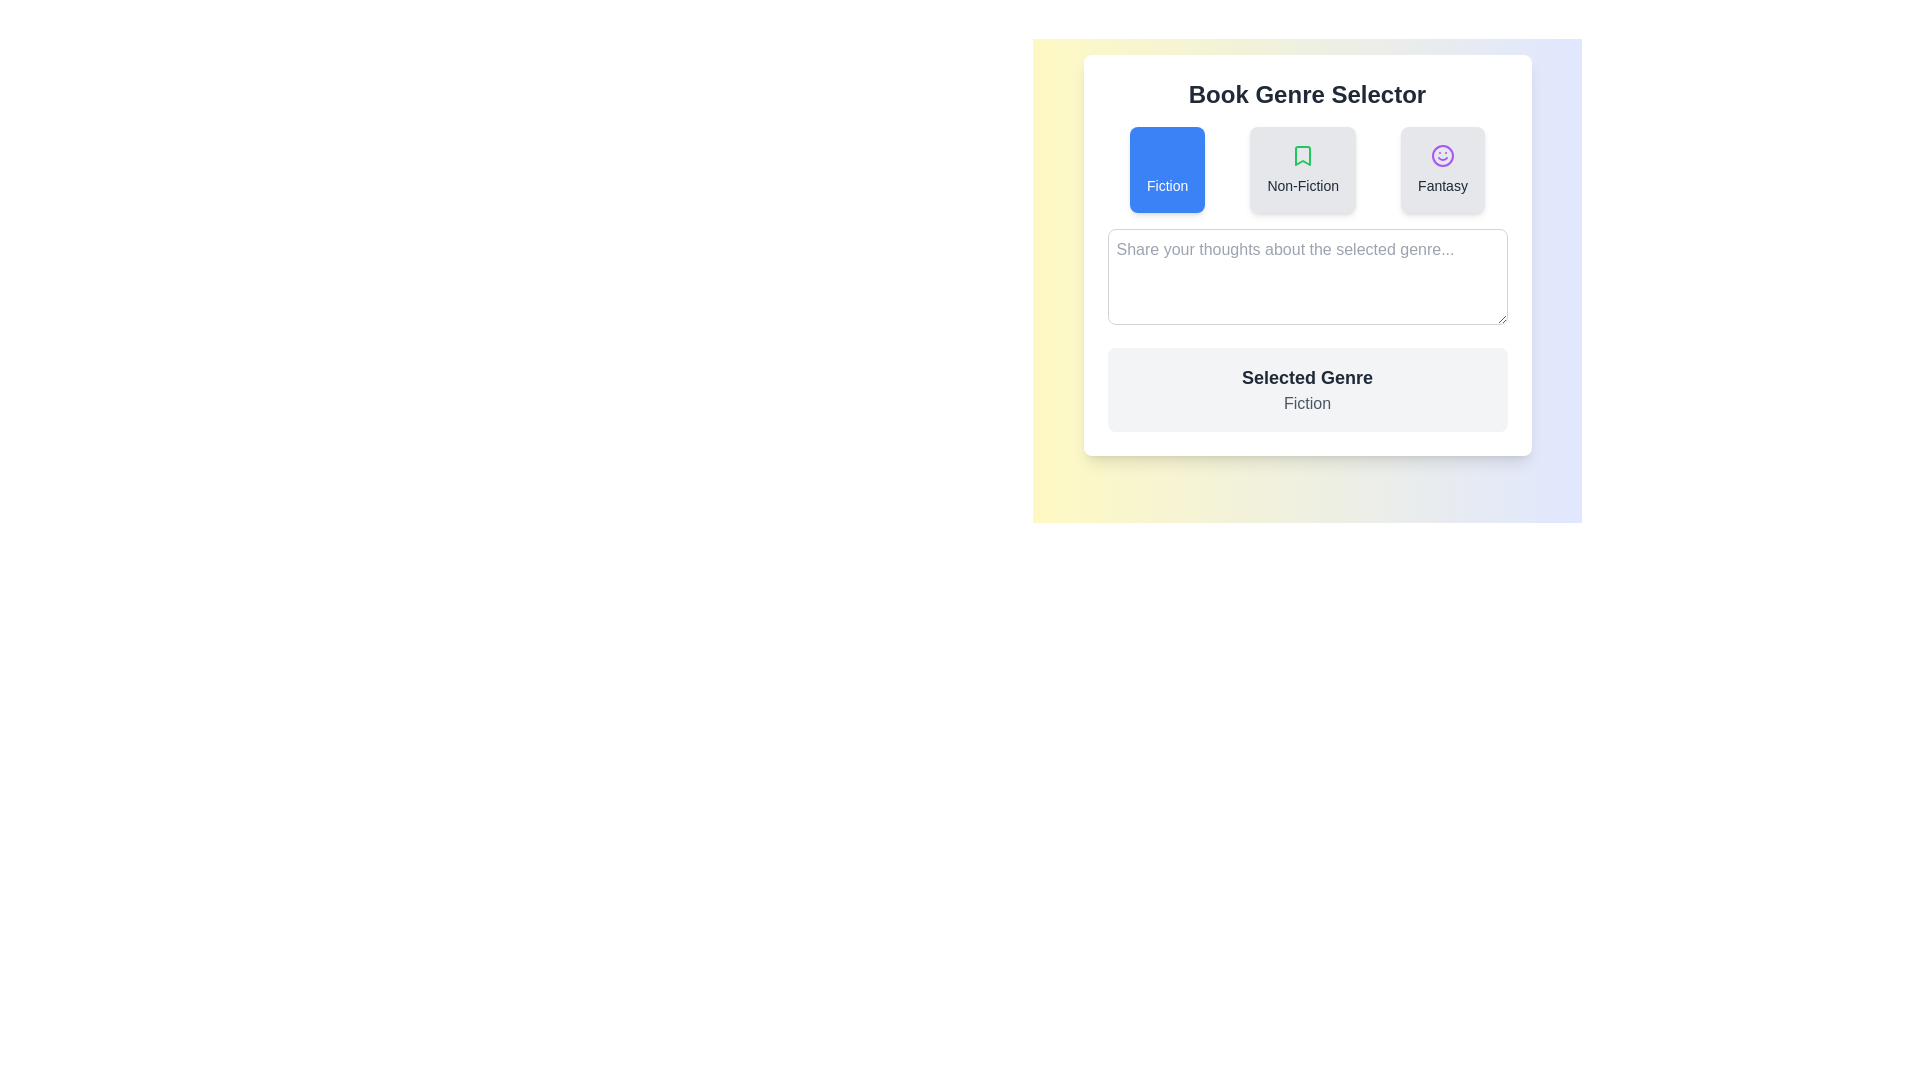 This screenshot has height=1080, width=1920. I want to click on the 'Fantasy' text label, which is the rightmost option in the 'Book Genre Selector' panel, so click(1443, 185).